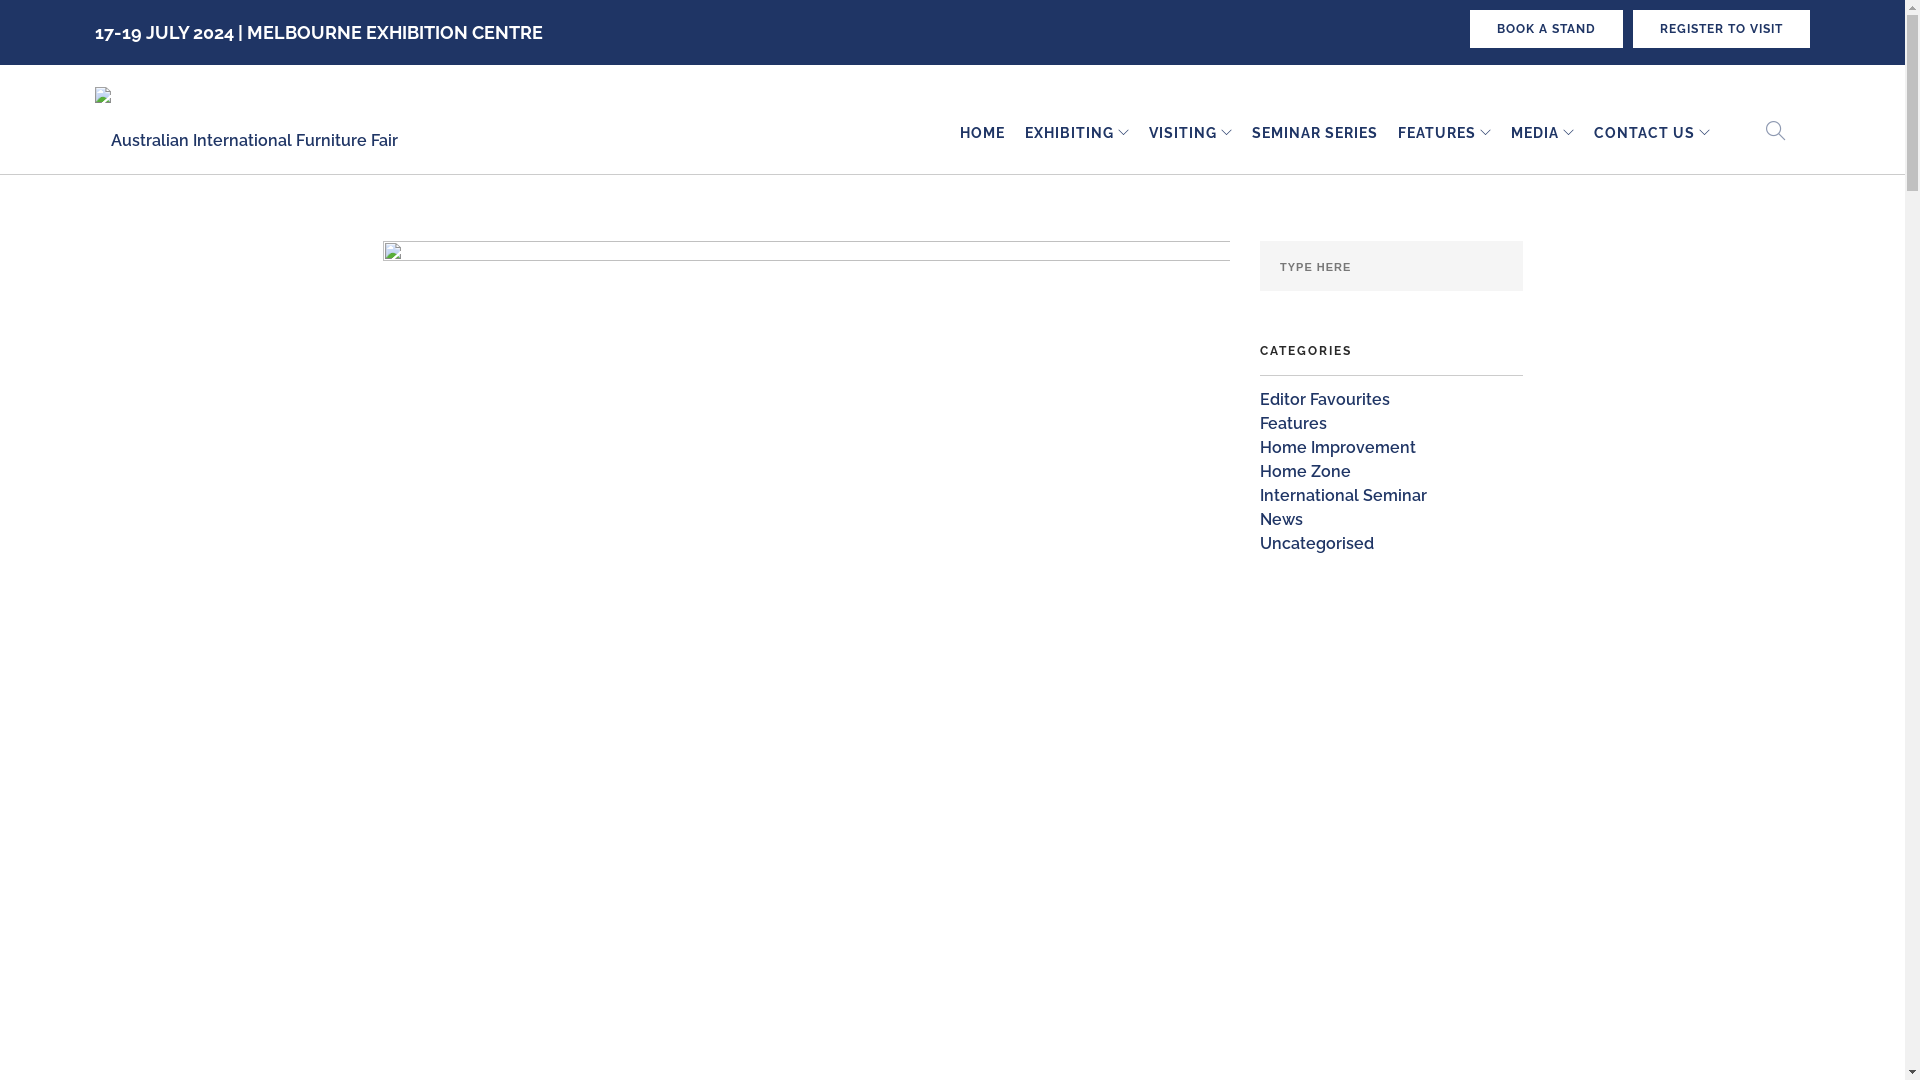 The image size is (1920, 1080). I want to click on 'Uncategorised', so click(1316, 543).